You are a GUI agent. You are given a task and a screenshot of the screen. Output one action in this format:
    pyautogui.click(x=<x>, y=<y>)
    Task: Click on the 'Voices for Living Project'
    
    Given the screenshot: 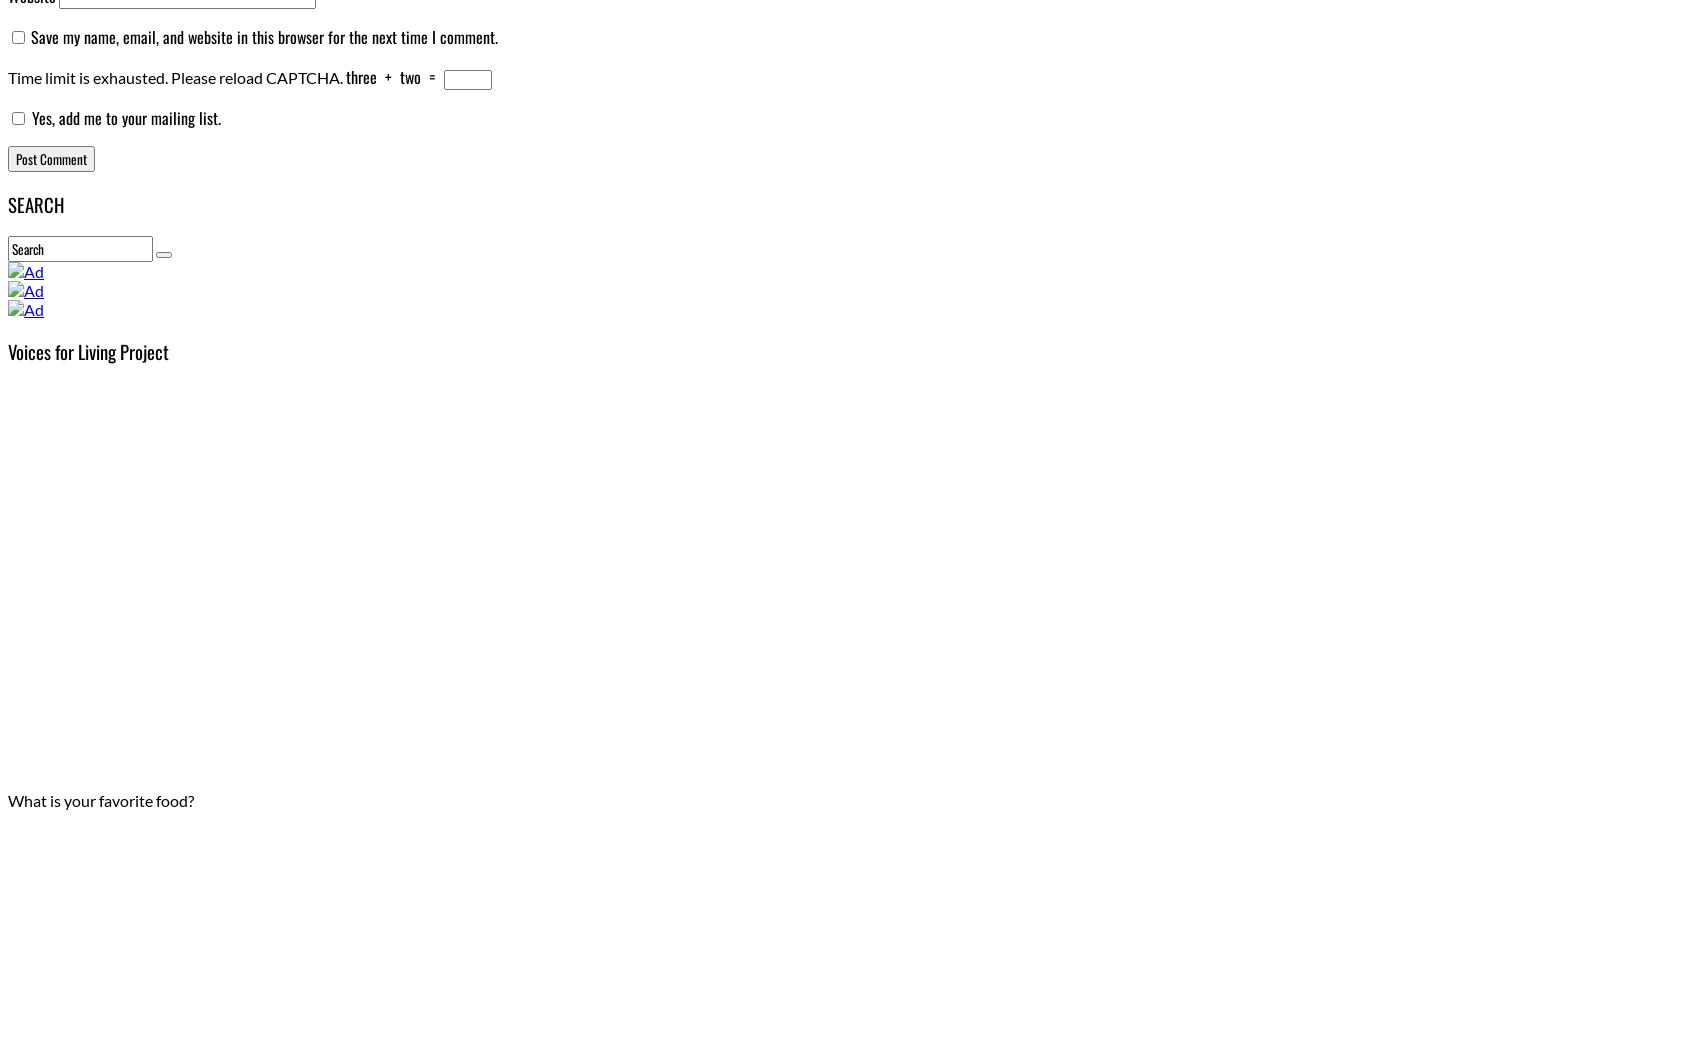 What is the action you would take?
    pyautogui.click(x=88, y=350)
    